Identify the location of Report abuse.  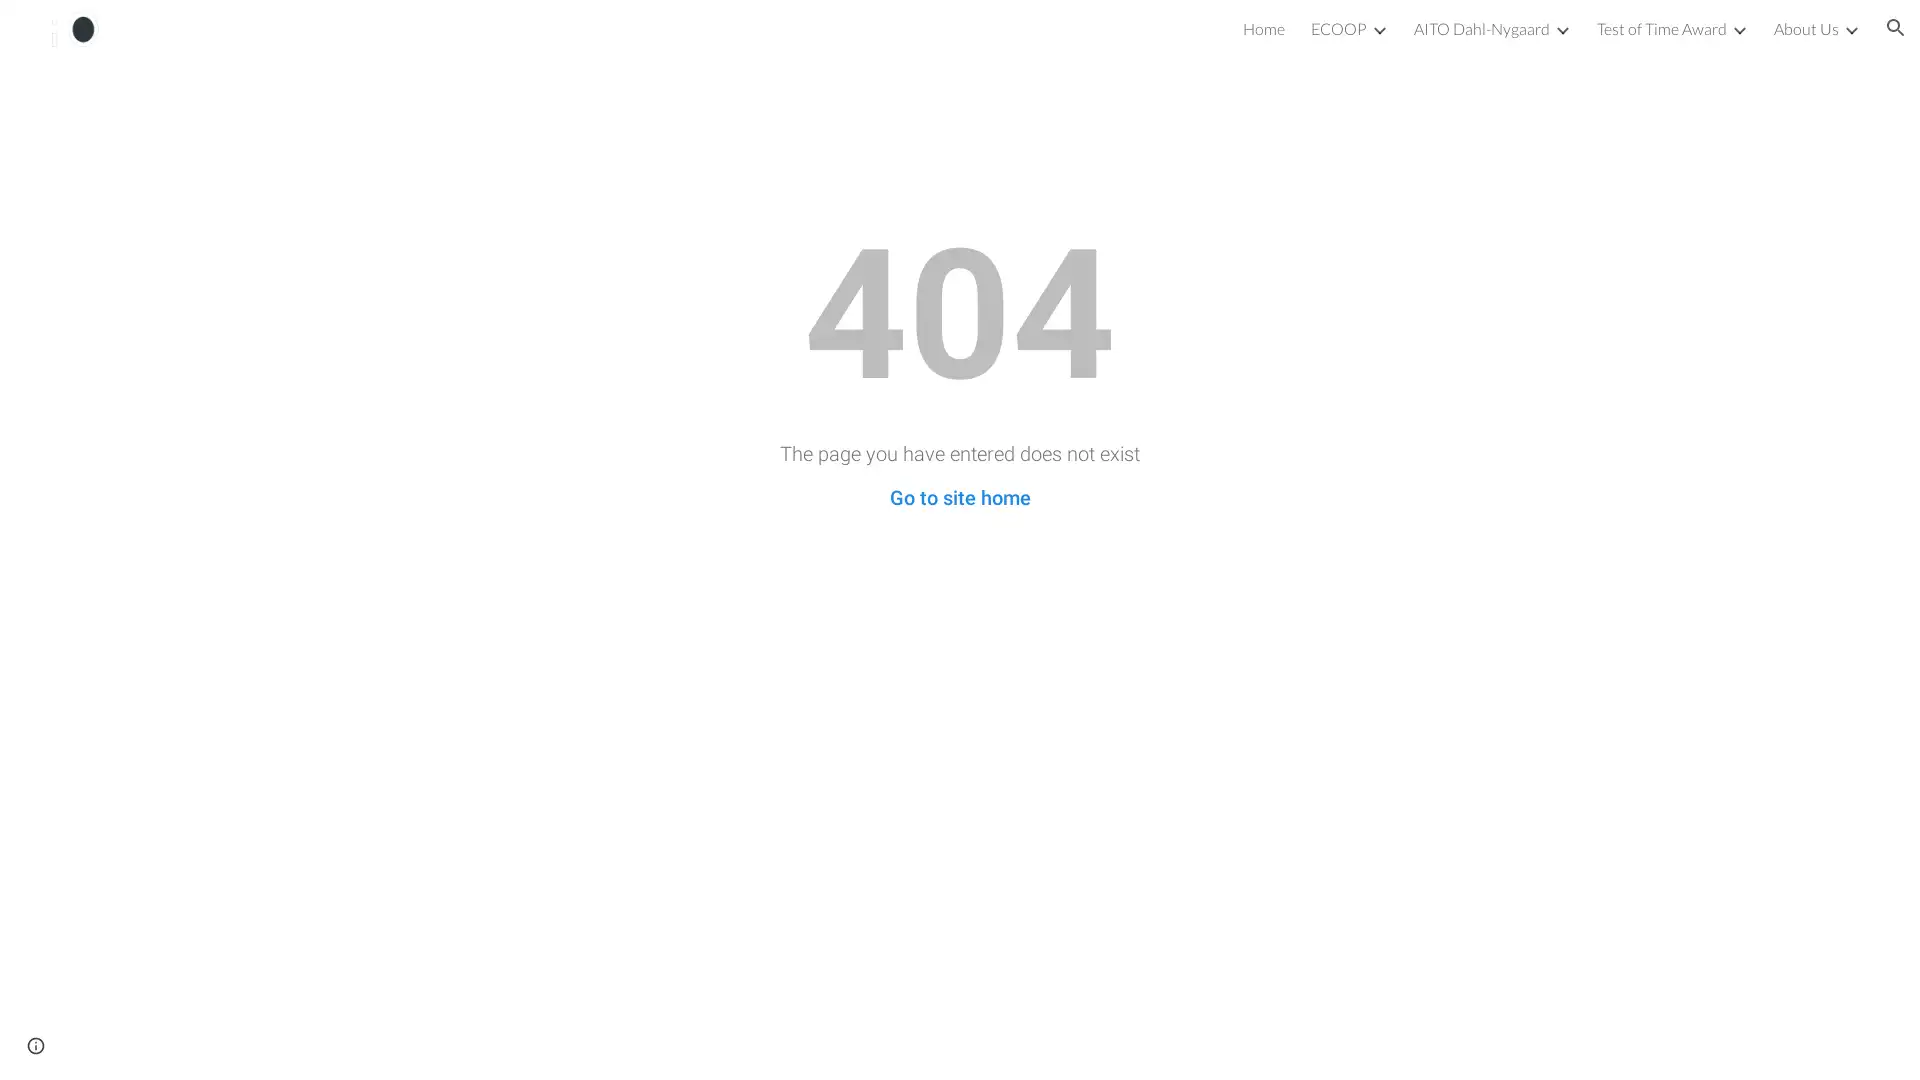
(156, 1044).